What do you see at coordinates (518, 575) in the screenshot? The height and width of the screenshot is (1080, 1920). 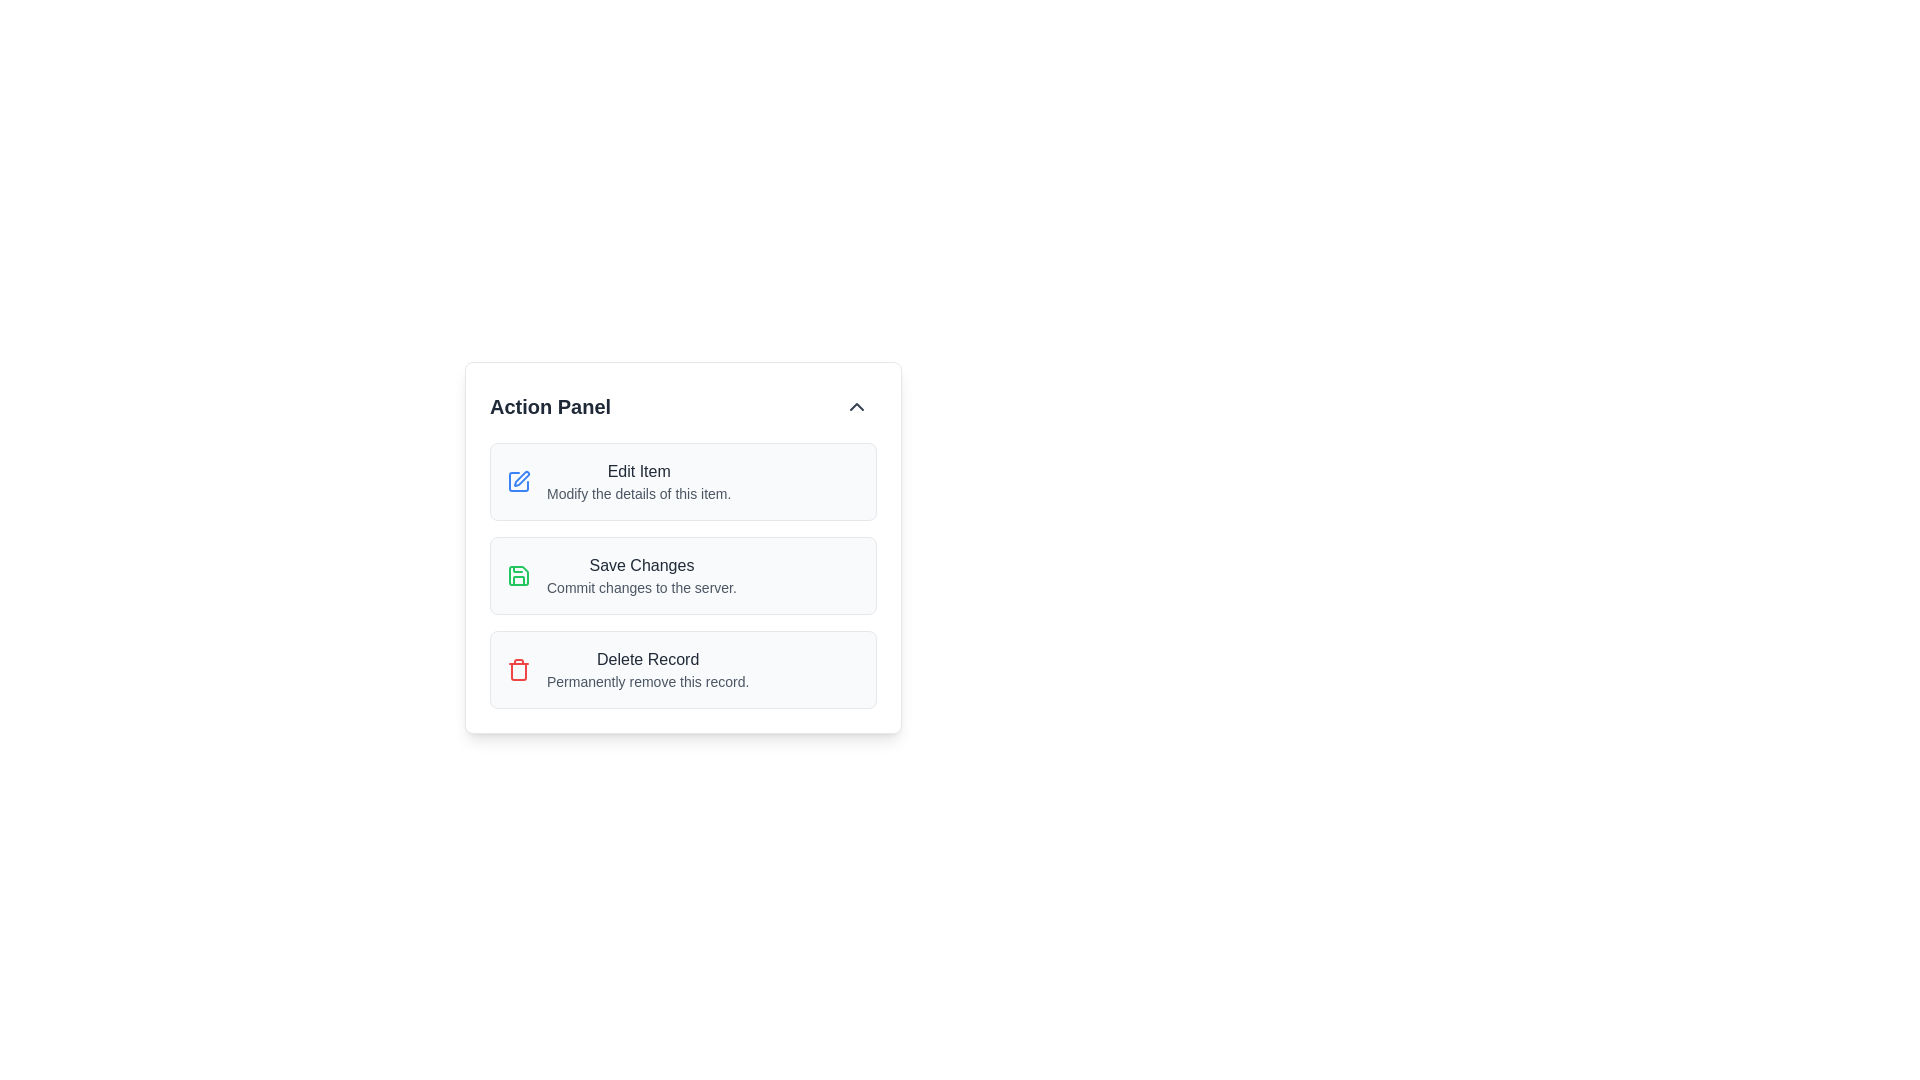 I see `the save changes icon, which serves as a visual cue in the user interface, located in the Action Panel to the left of the text labels` at bounding box center [518, 575].